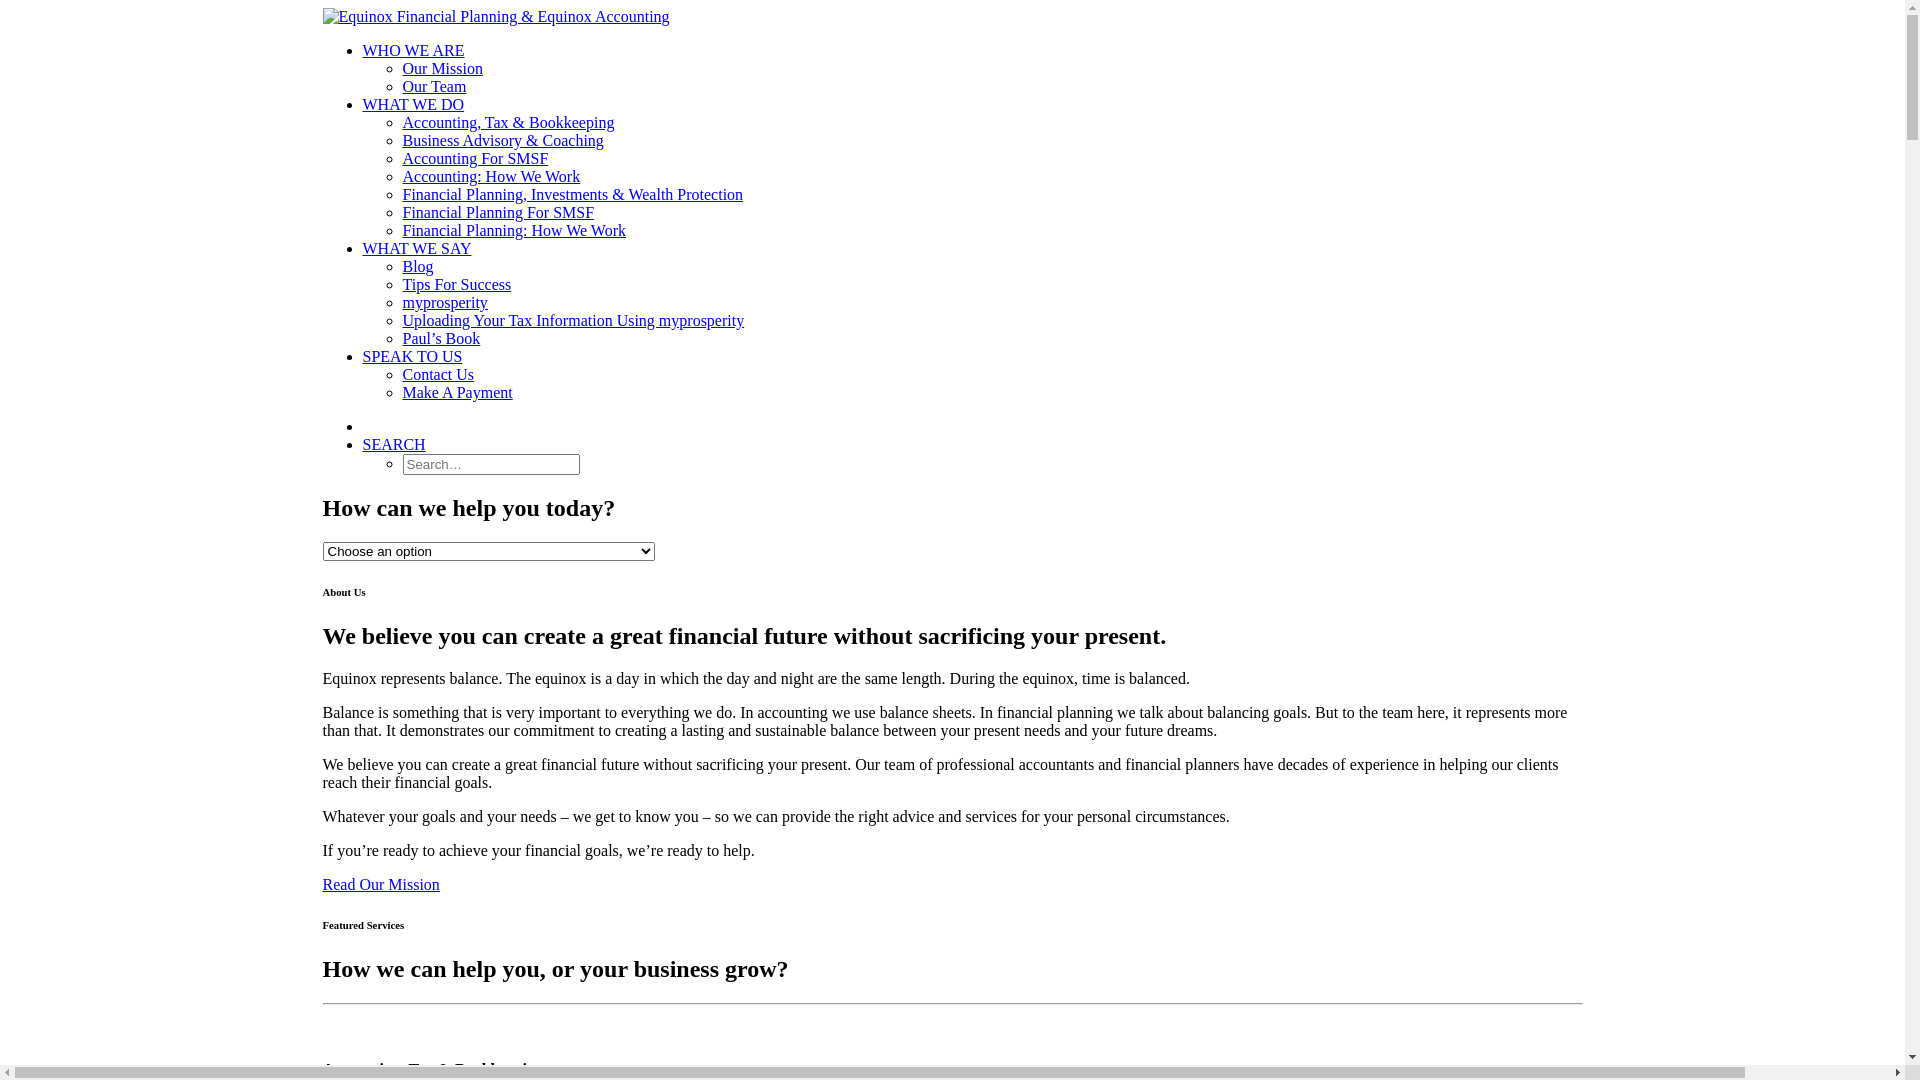 The height and width of the screenshot is (1080, 1920). Describe the element at coordinates (508, 122) in the screenshot. I see `'Accounting, Tax & Bookkeeping'` at that location.